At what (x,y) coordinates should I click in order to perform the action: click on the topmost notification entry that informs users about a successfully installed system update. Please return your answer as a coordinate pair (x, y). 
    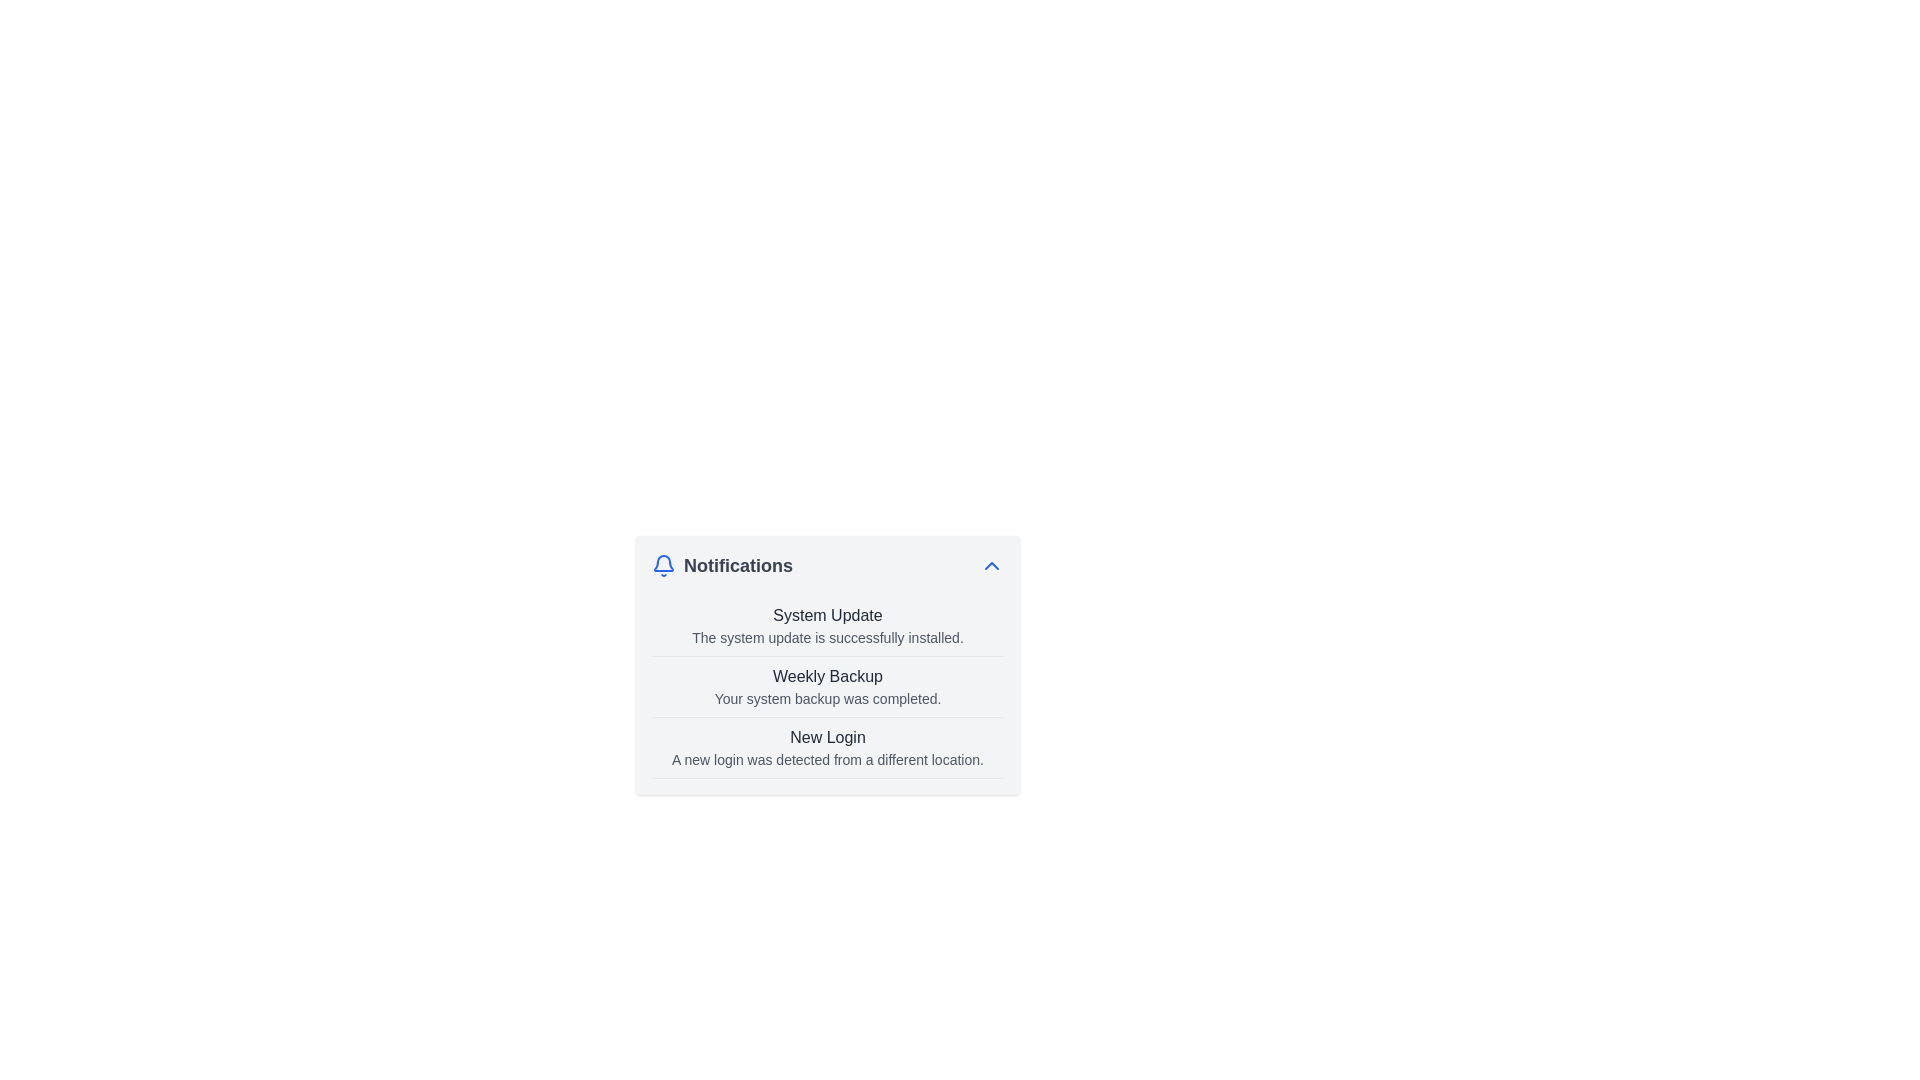
    Looking at the image, I should click on (828, 625).